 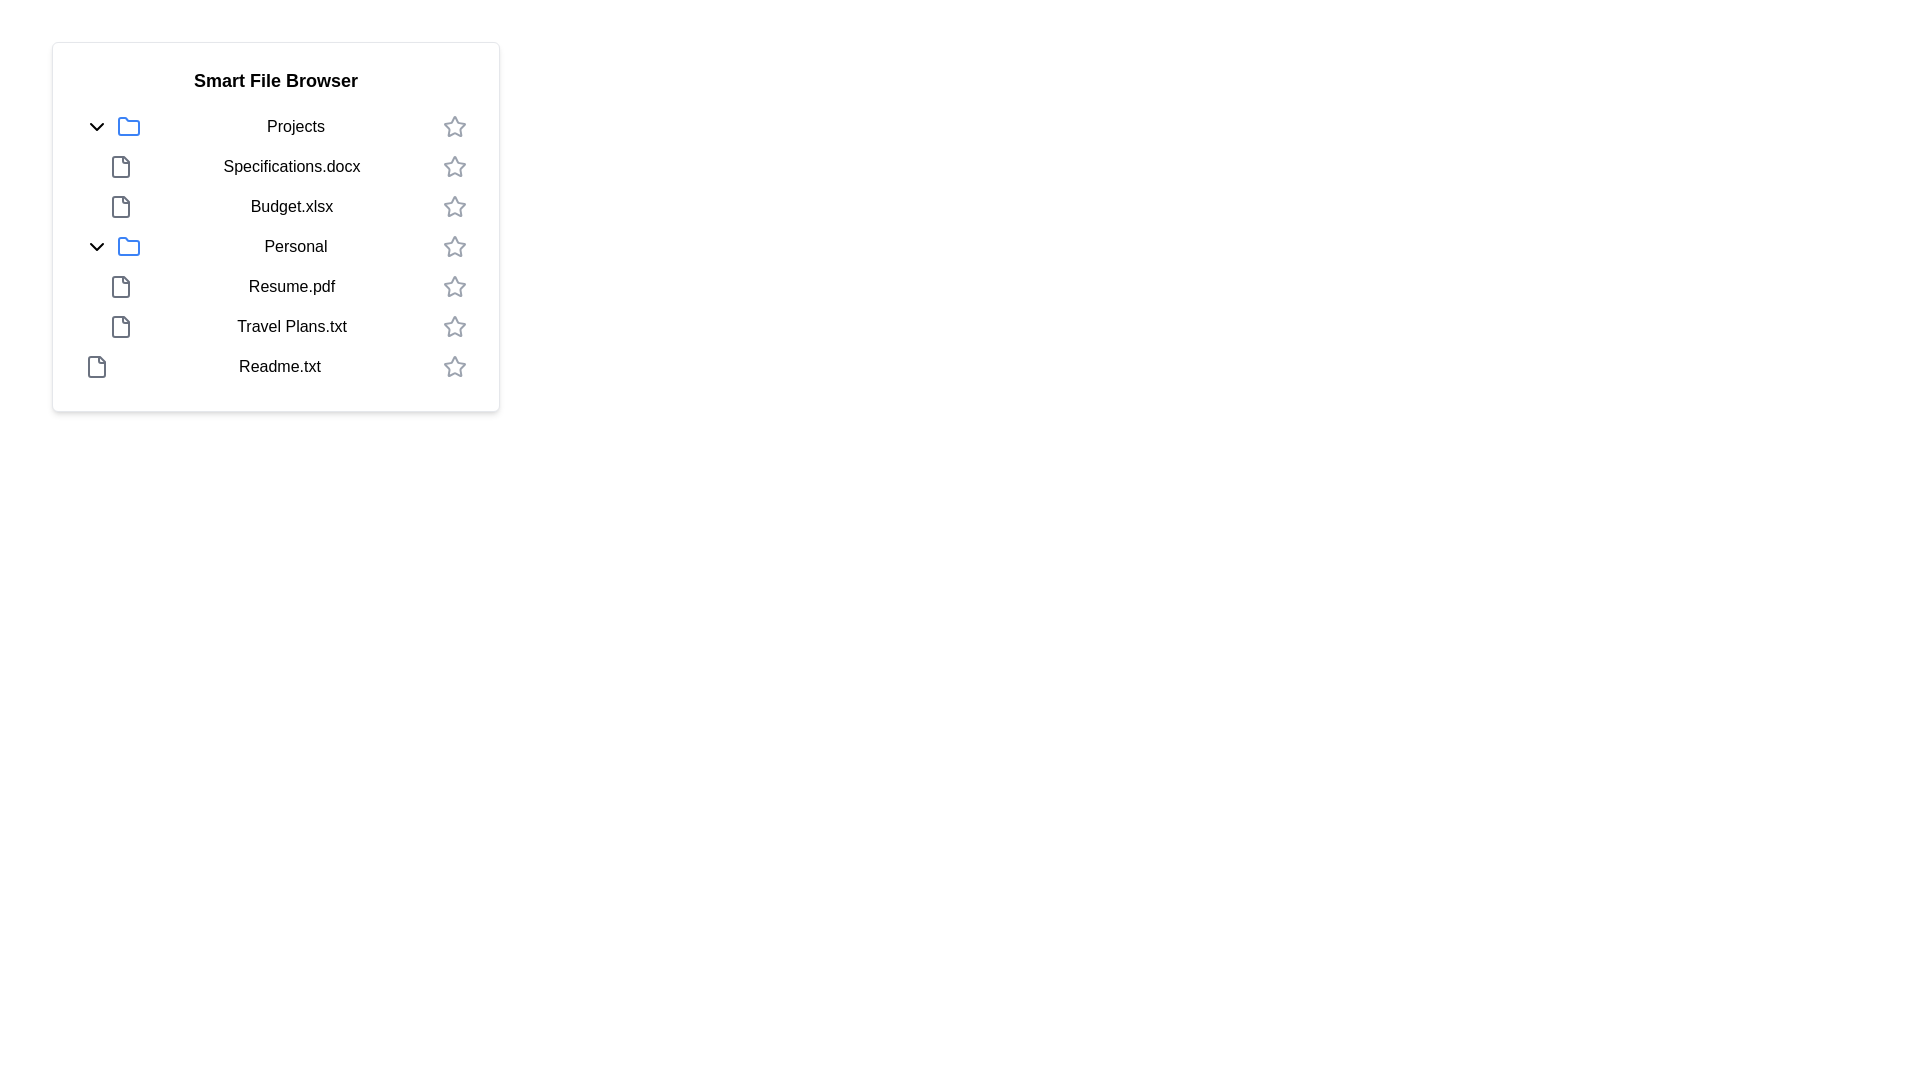 I want to click on the file entry named 'Travel Plans.txt', so click(x=287, y=326).